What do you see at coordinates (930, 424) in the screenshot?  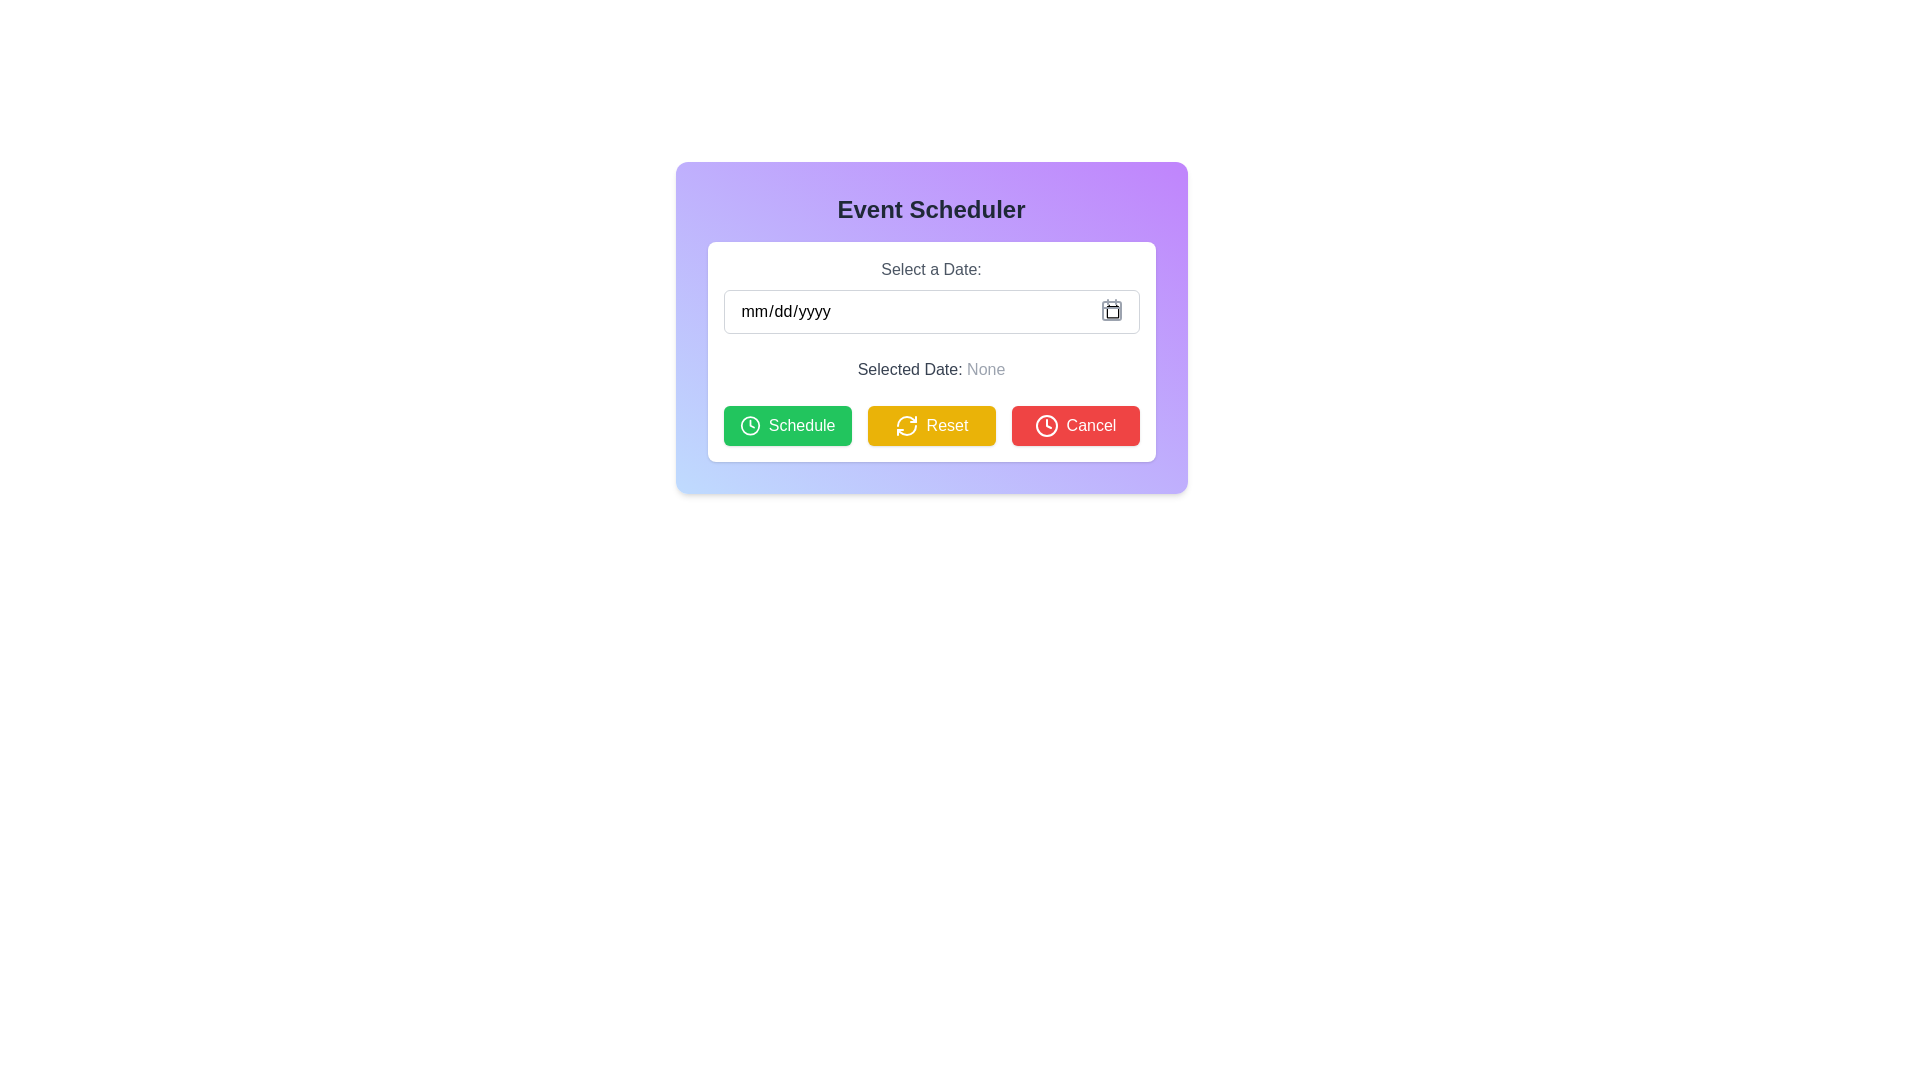 I see `the 'Reset' button located in the 'Event Scheduler' card to reset the selected data` at bounding box center [930, 424].